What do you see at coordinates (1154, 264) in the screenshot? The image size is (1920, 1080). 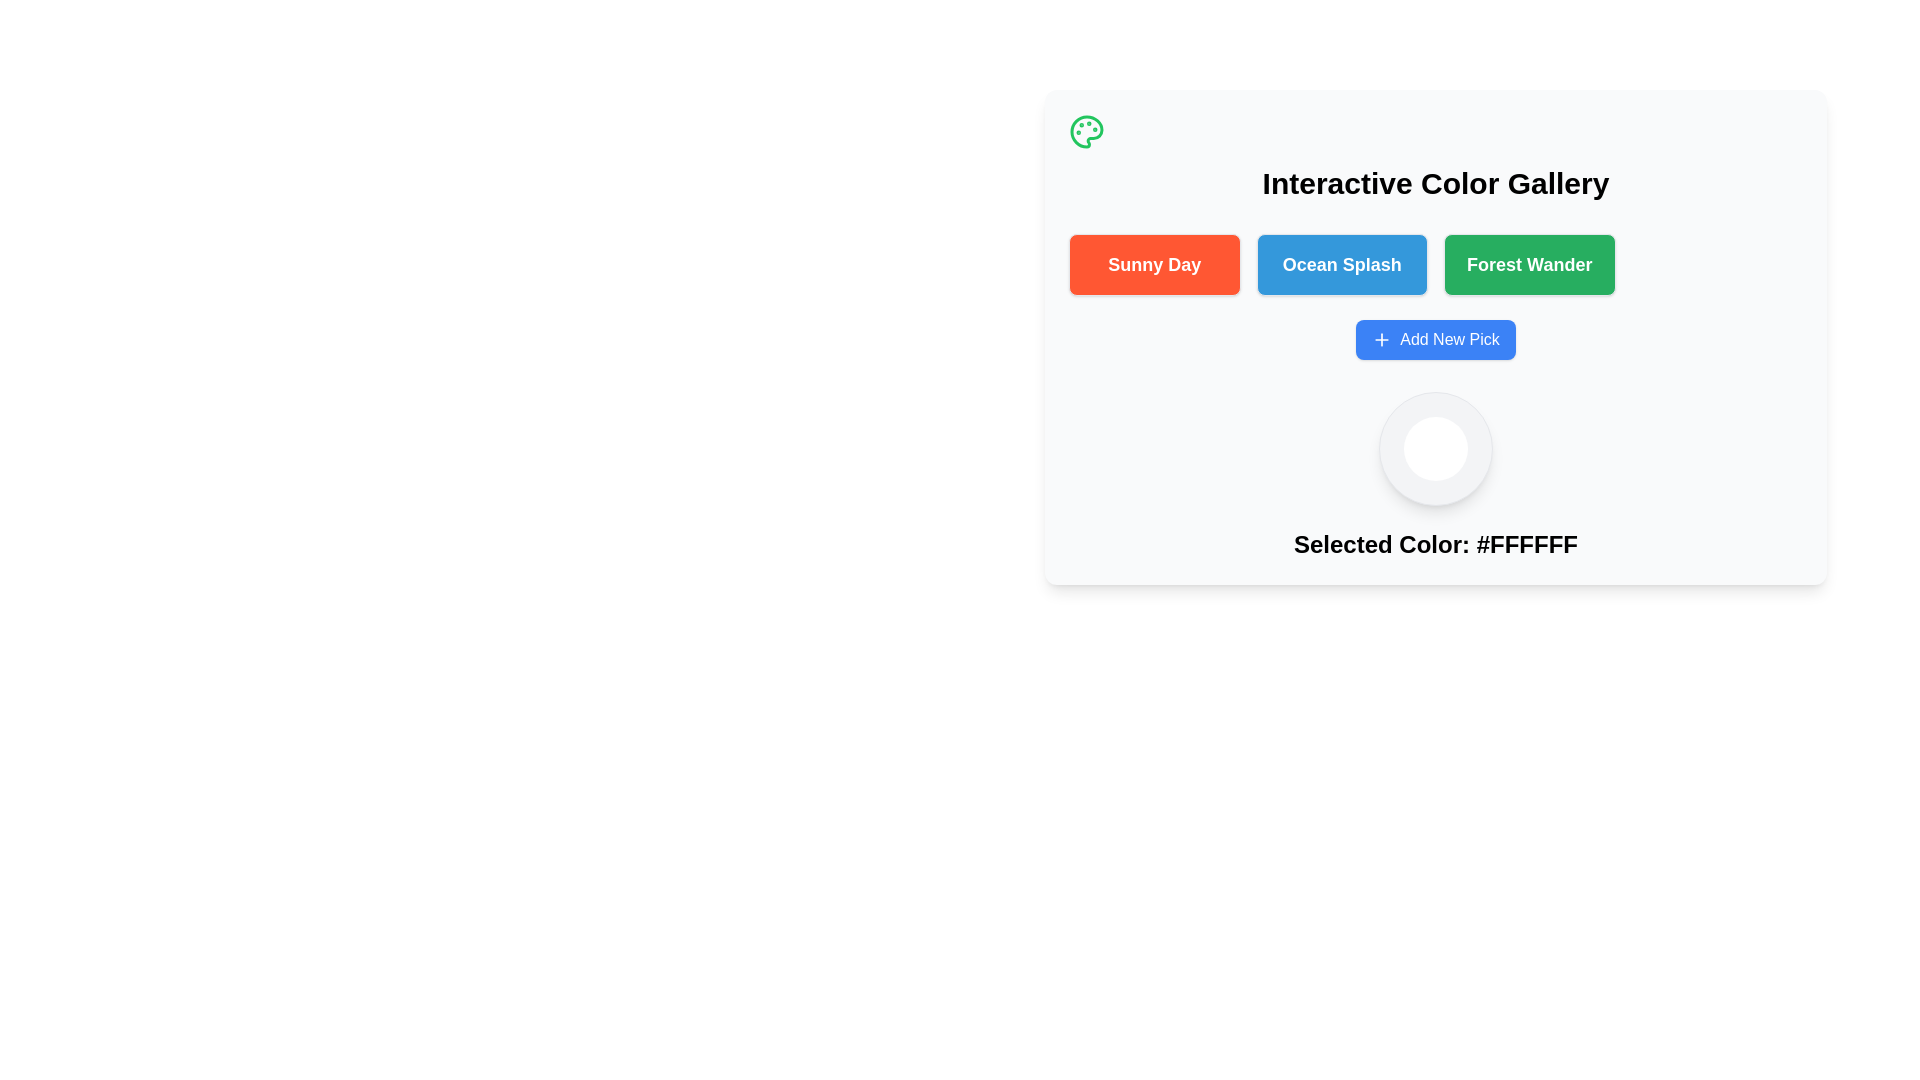 I see `the text element displaying 'Sunny Day' in bold white font on a vibrant orange background, which is positioned in the top left section of the interactive area` at bounding box center [1154, 264].